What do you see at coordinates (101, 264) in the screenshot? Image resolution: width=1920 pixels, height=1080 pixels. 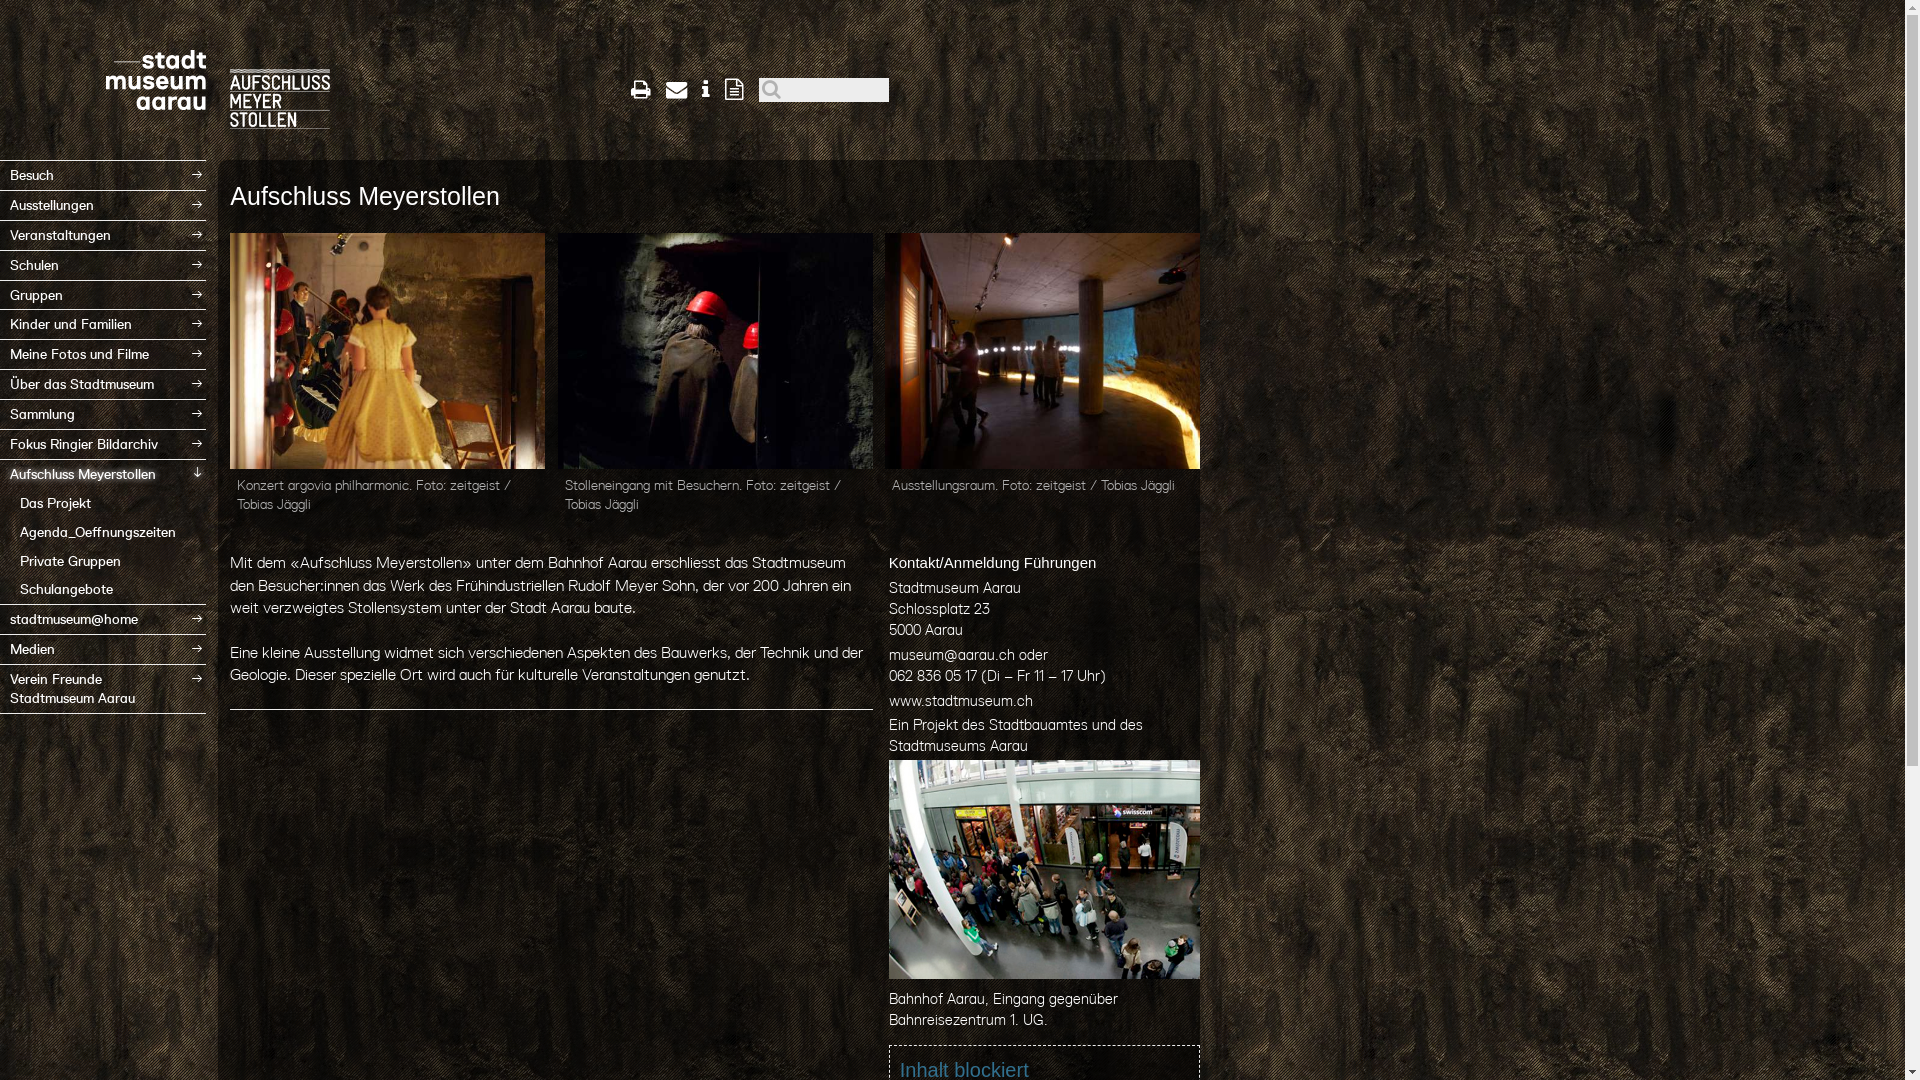 I see `'Schulen'` at bounding box center [101, 264].